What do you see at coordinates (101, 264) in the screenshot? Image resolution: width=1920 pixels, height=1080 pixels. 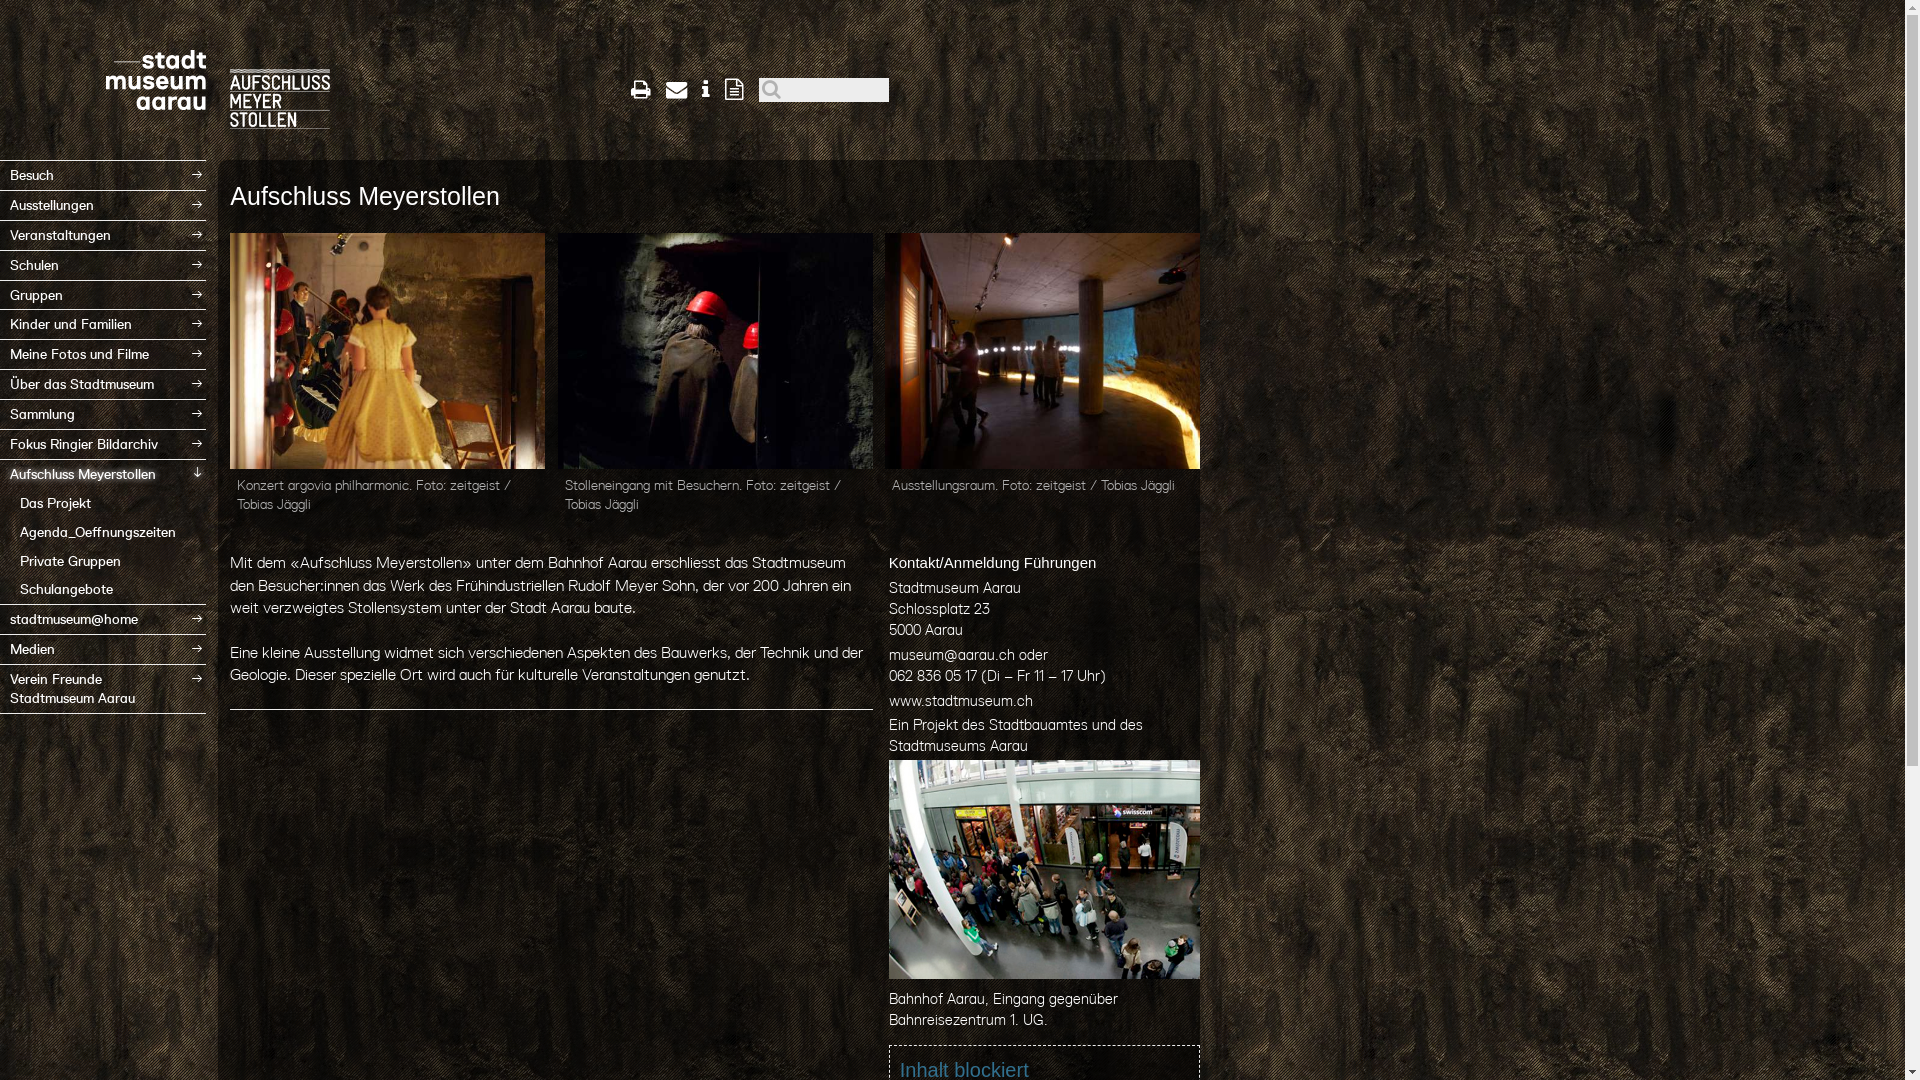 I see `'Schulen'` at bounding box center [101, 264].